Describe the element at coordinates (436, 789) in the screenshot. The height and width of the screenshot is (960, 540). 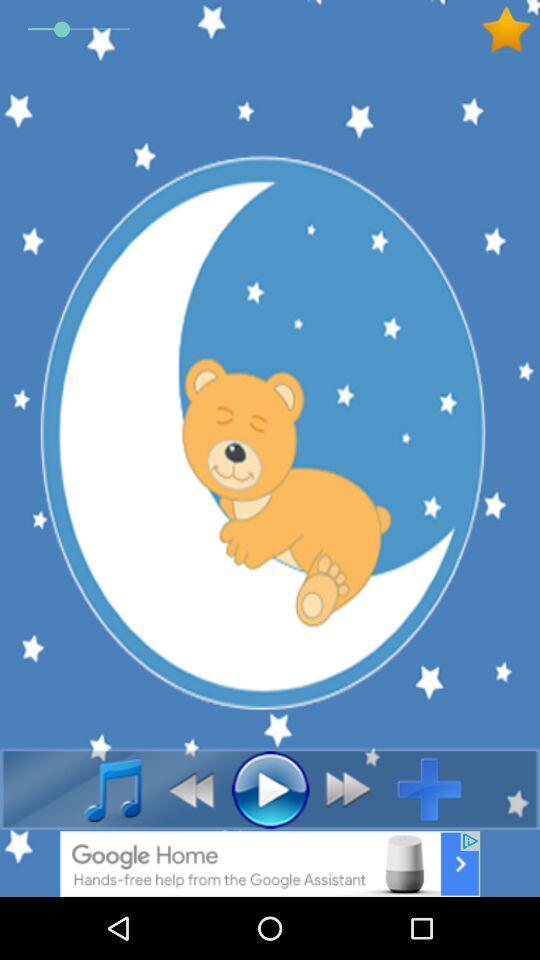
I see `the add icon` at that location.